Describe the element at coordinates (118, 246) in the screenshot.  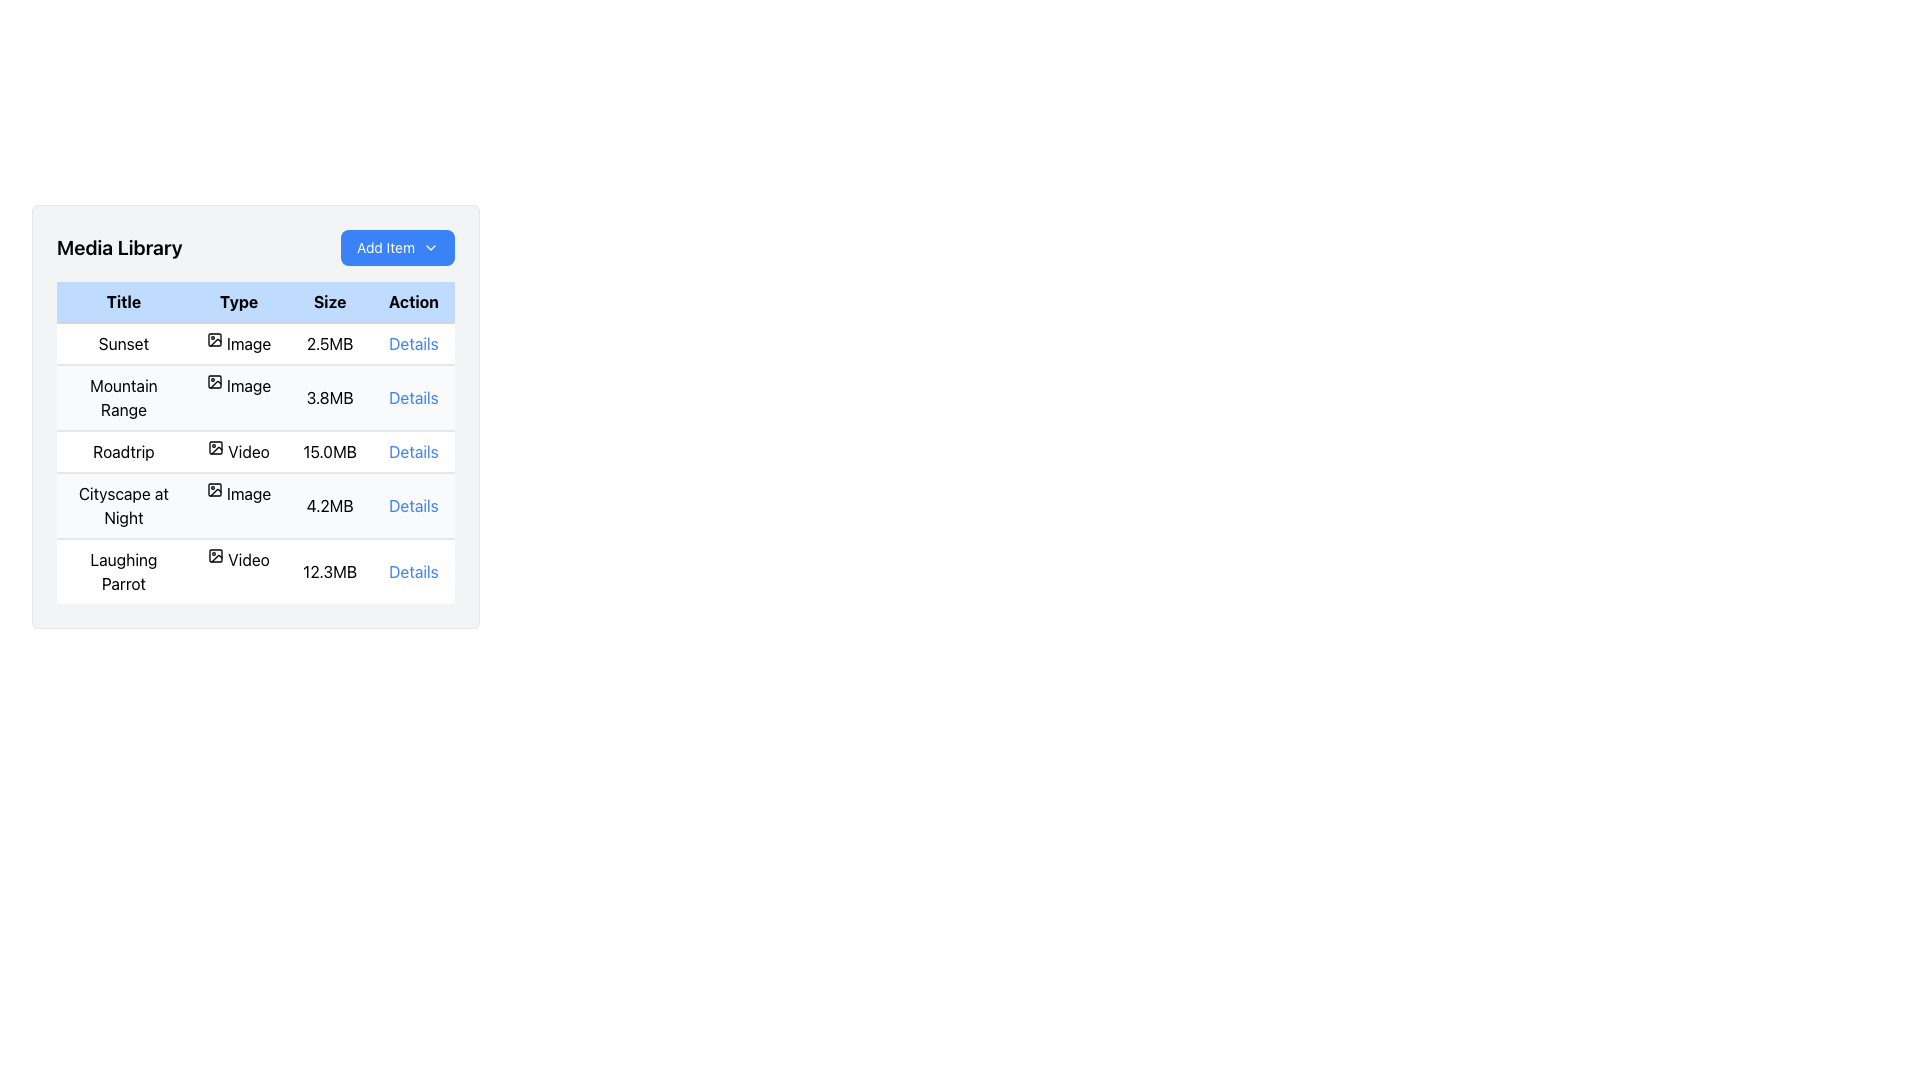
I see `text of the label positioned in the header bar, which serves as a title or label for the associated content panel, indicating the context or category of the displayed items` at that location.